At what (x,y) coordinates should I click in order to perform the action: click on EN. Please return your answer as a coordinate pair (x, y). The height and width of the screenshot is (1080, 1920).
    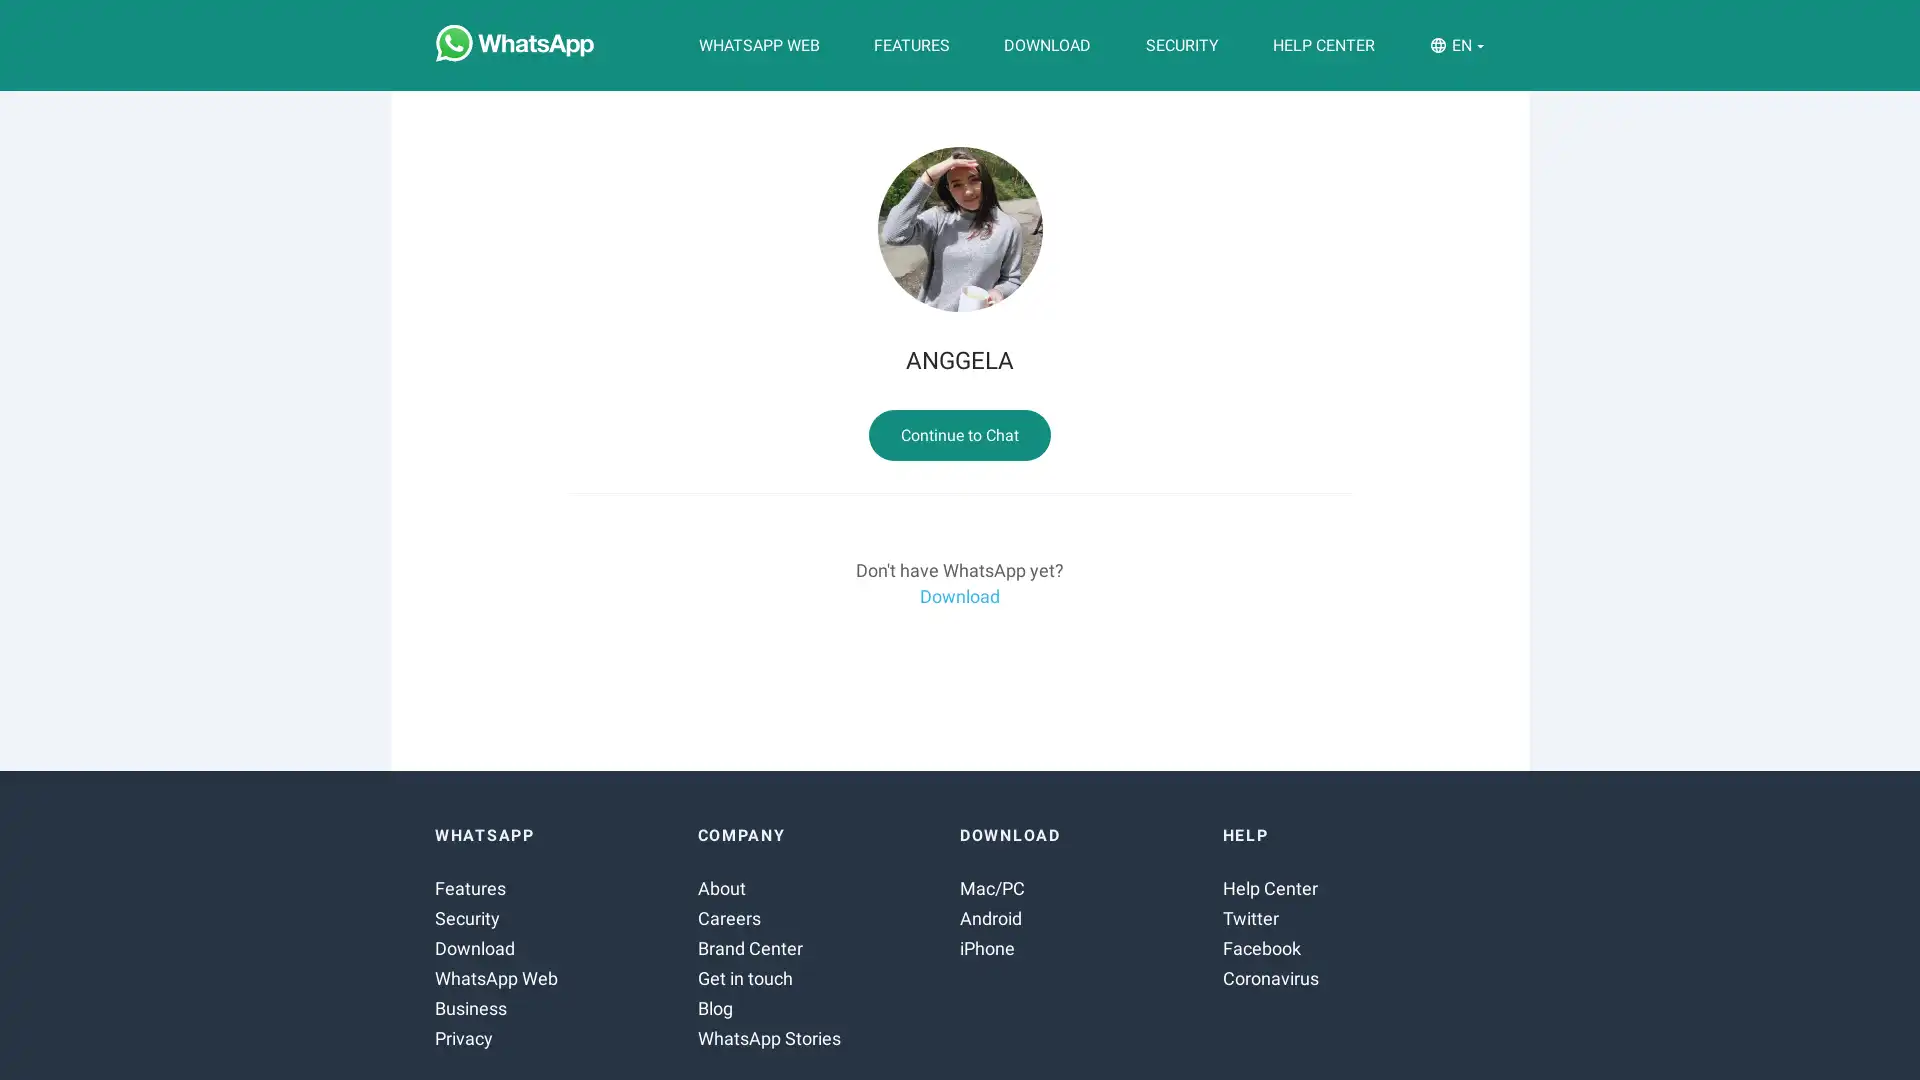
    Looking at the image, I should click on (1457, 45).